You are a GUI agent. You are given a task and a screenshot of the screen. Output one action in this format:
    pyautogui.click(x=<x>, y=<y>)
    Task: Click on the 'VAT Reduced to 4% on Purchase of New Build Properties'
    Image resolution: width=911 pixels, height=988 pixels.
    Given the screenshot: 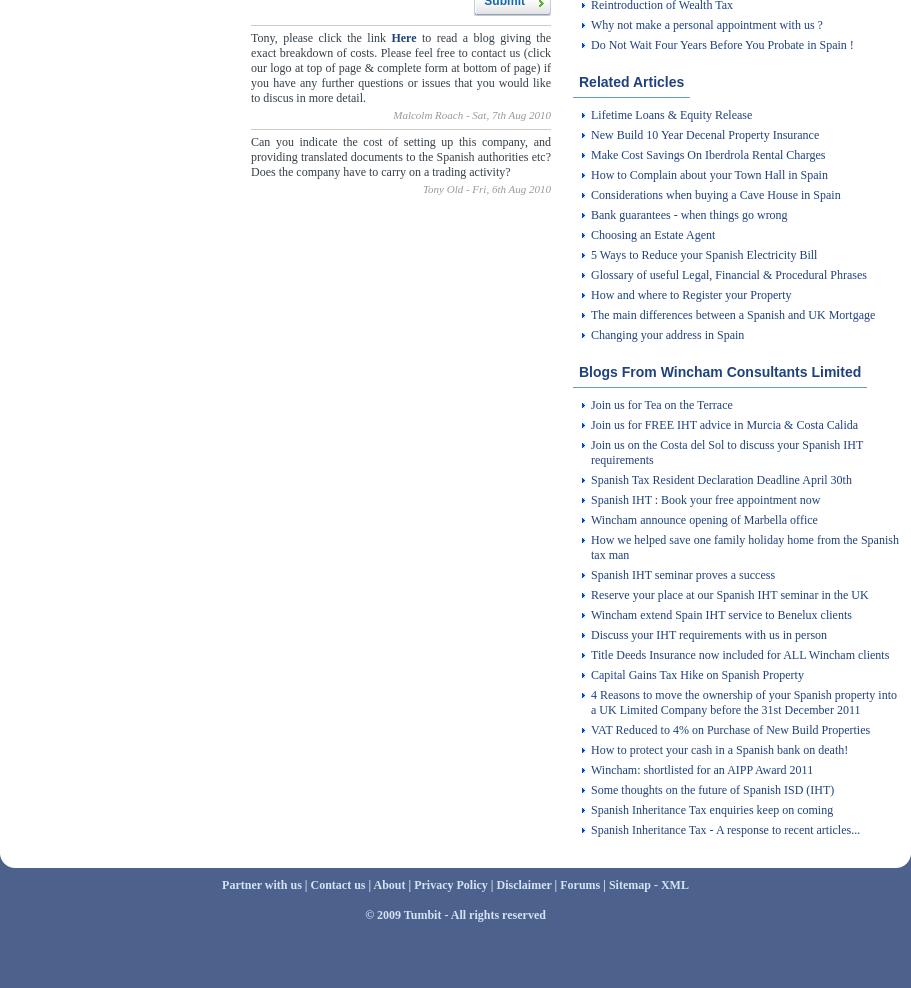 What is the action you would take?
    pyautogui.click(x=730, y=730)
    